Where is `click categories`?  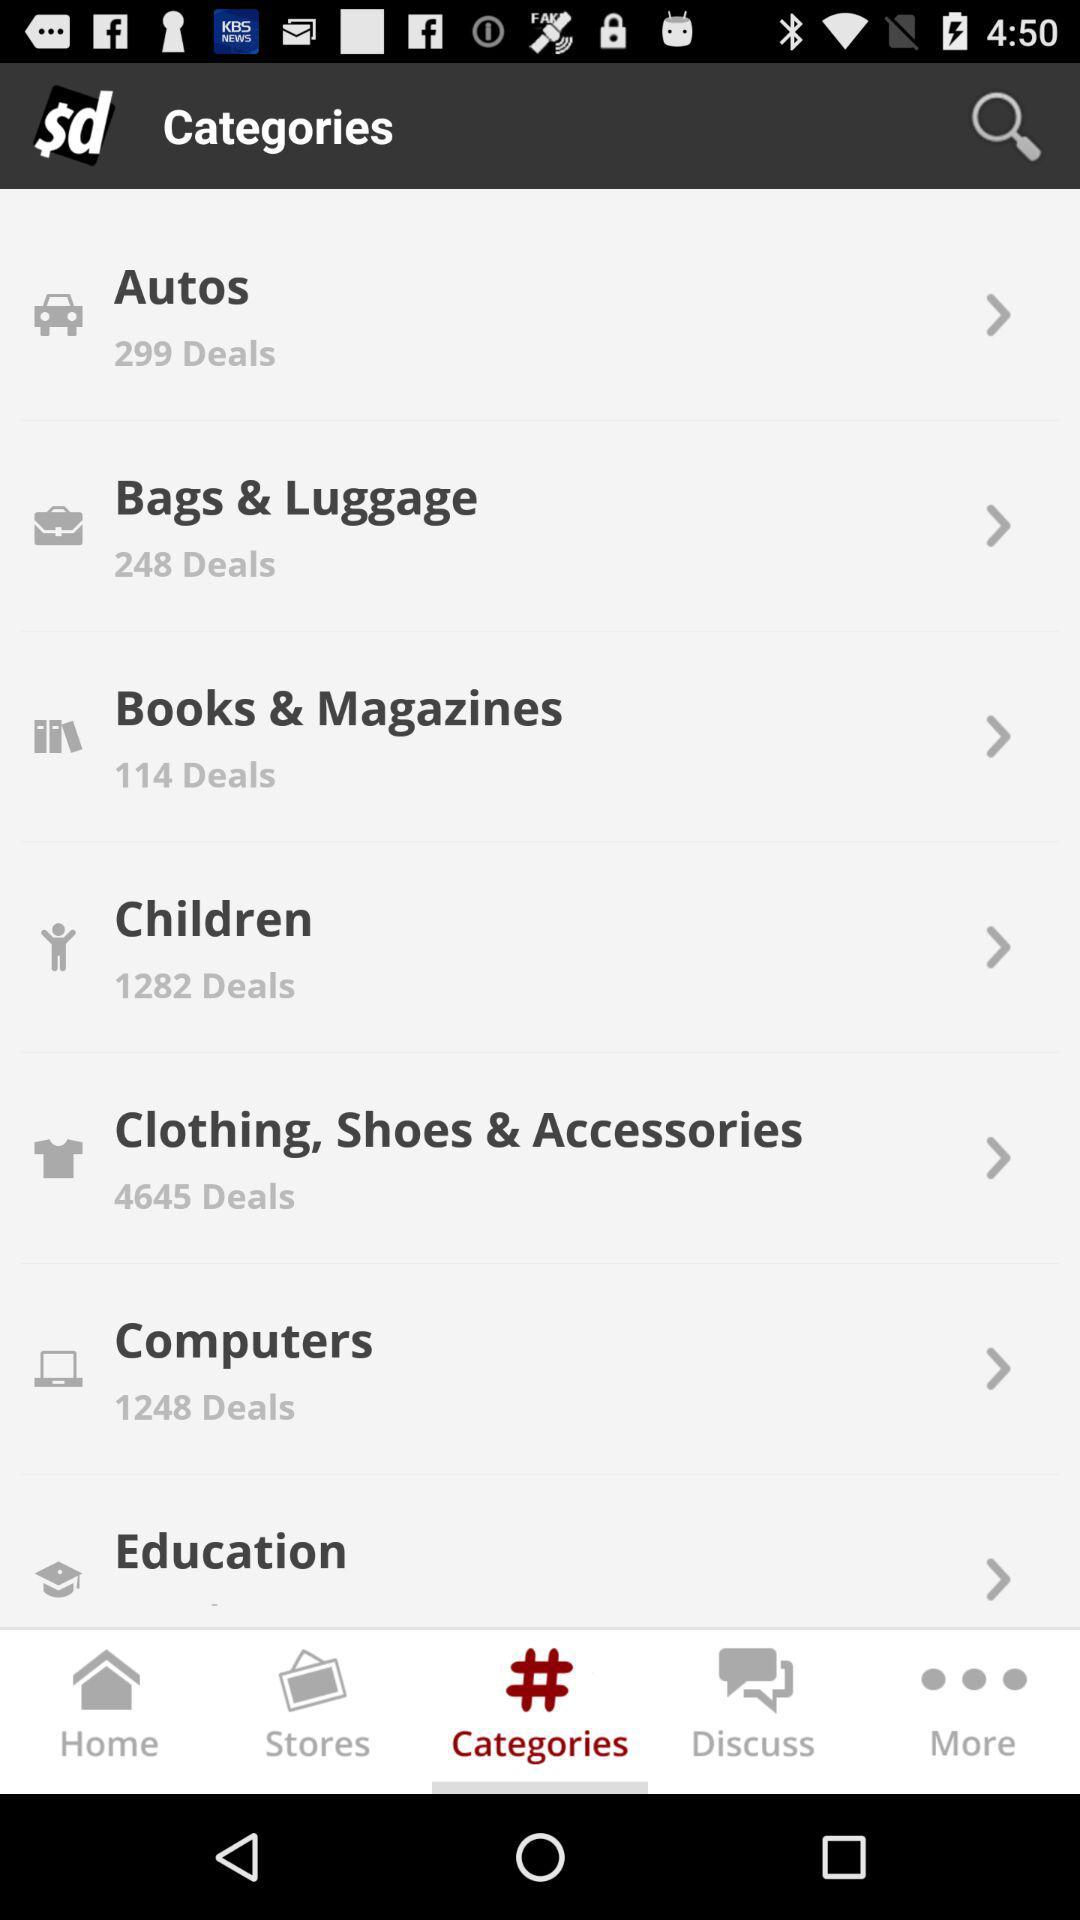 click categories is located at coordinates (540, 1715).